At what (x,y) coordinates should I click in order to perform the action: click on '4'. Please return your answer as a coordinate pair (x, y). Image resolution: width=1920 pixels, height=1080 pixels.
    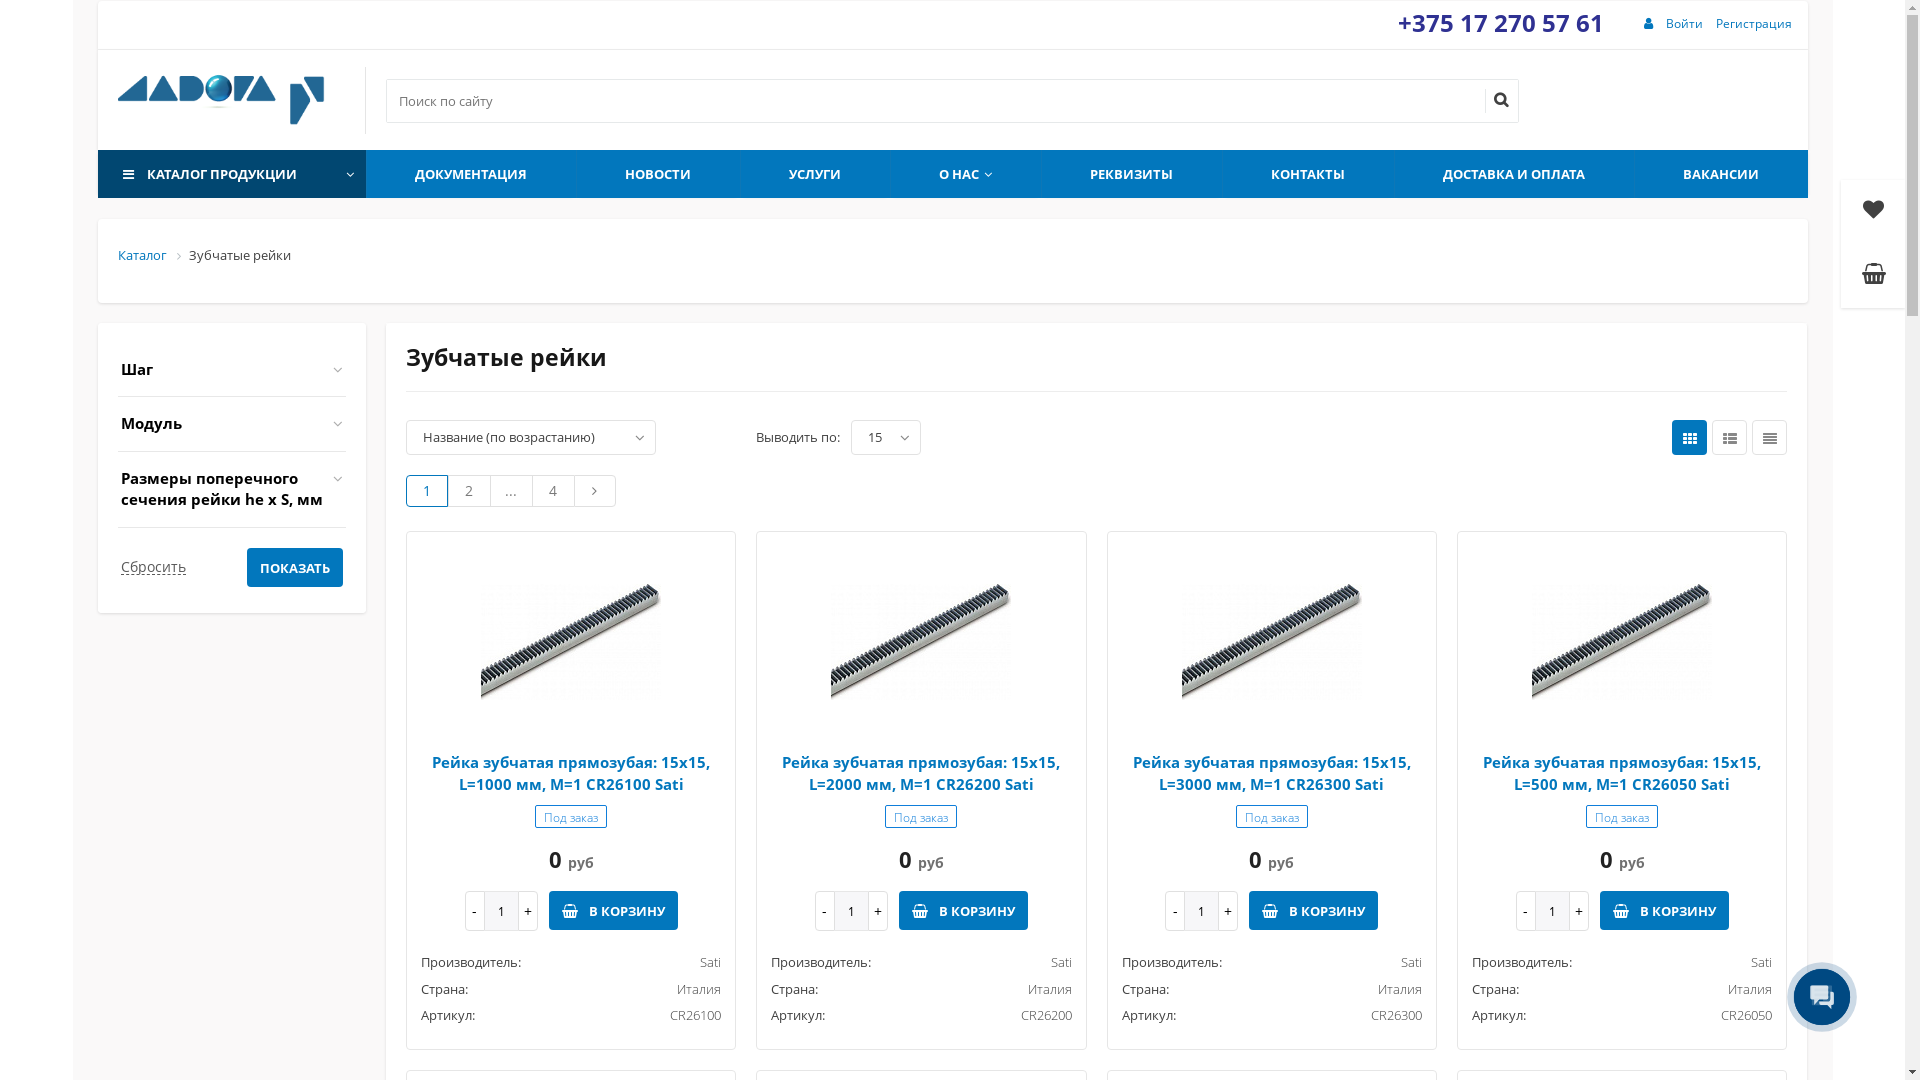
    Looking at the image, I should click on (552, 490).